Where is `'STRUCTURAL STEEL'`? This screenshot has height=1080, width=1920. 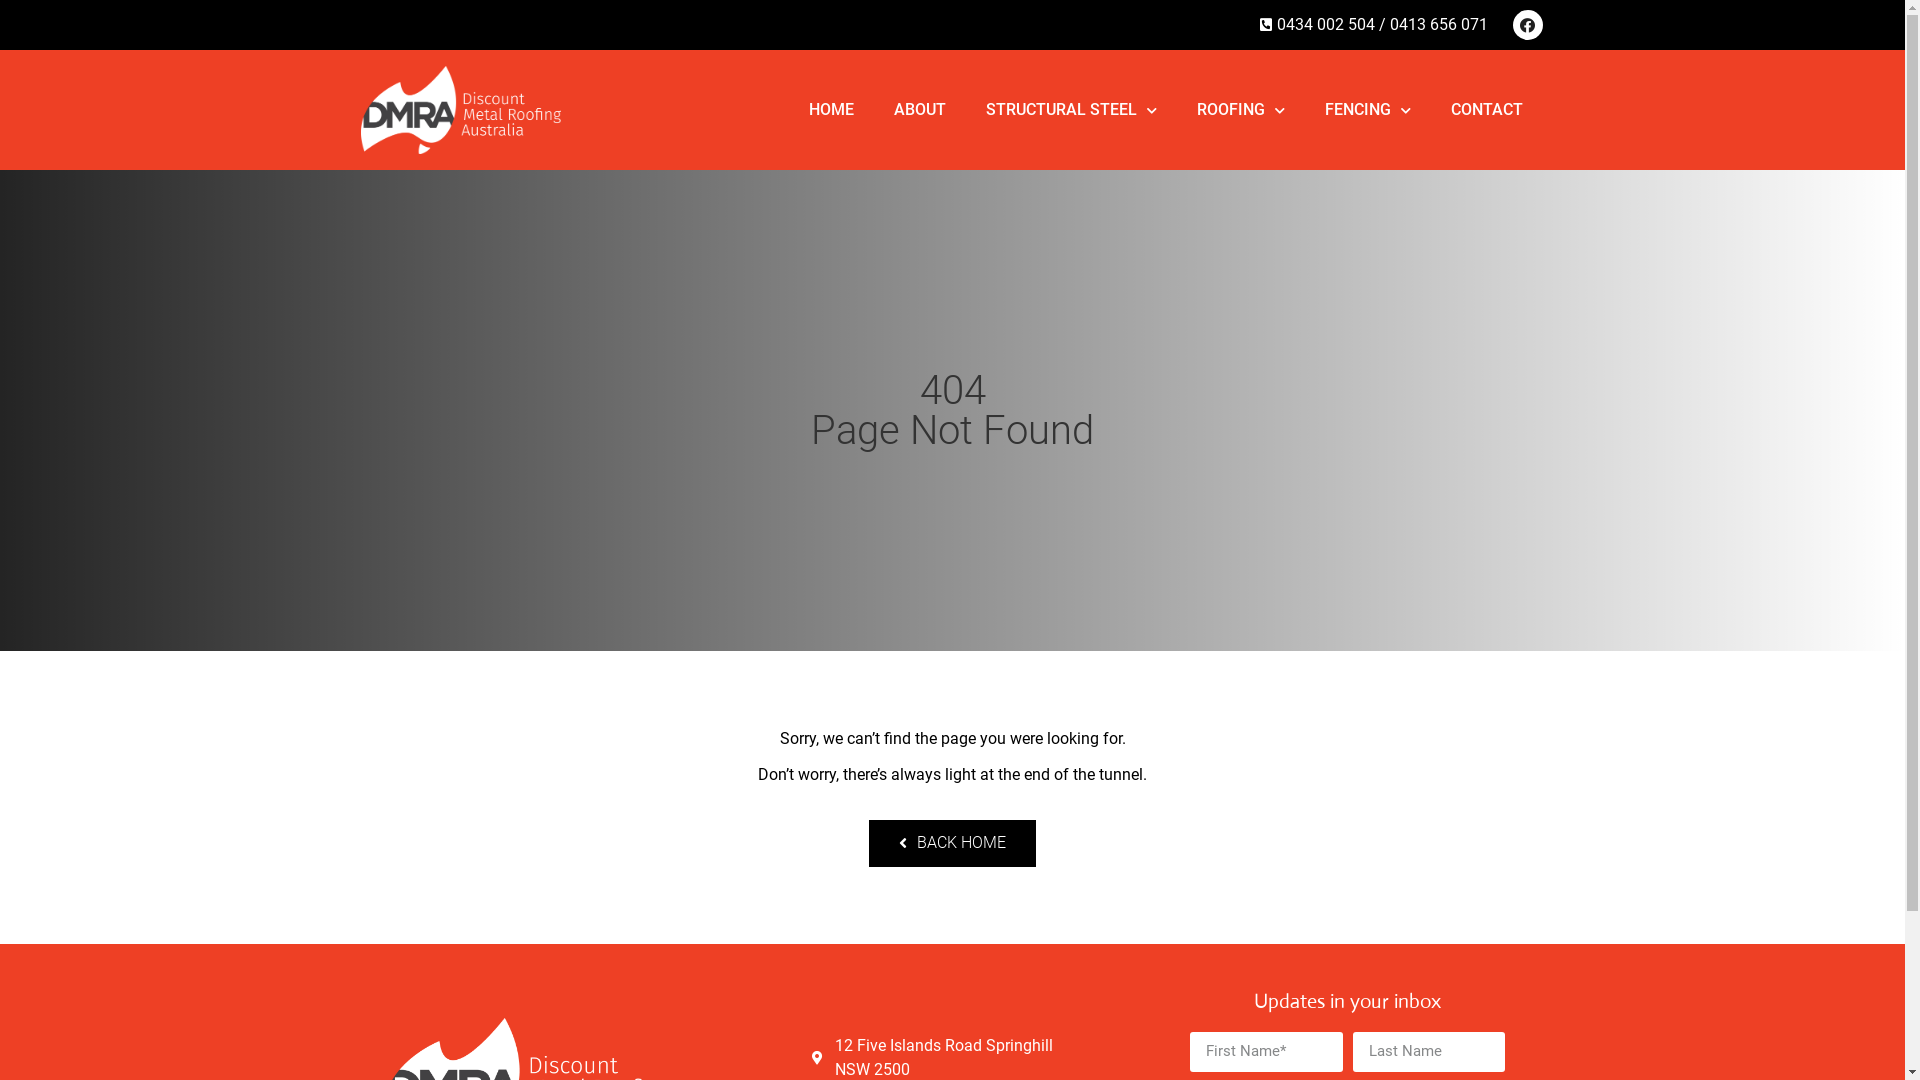 'STRUCTURAL STEEL' is located at coordinates (1070, 110).